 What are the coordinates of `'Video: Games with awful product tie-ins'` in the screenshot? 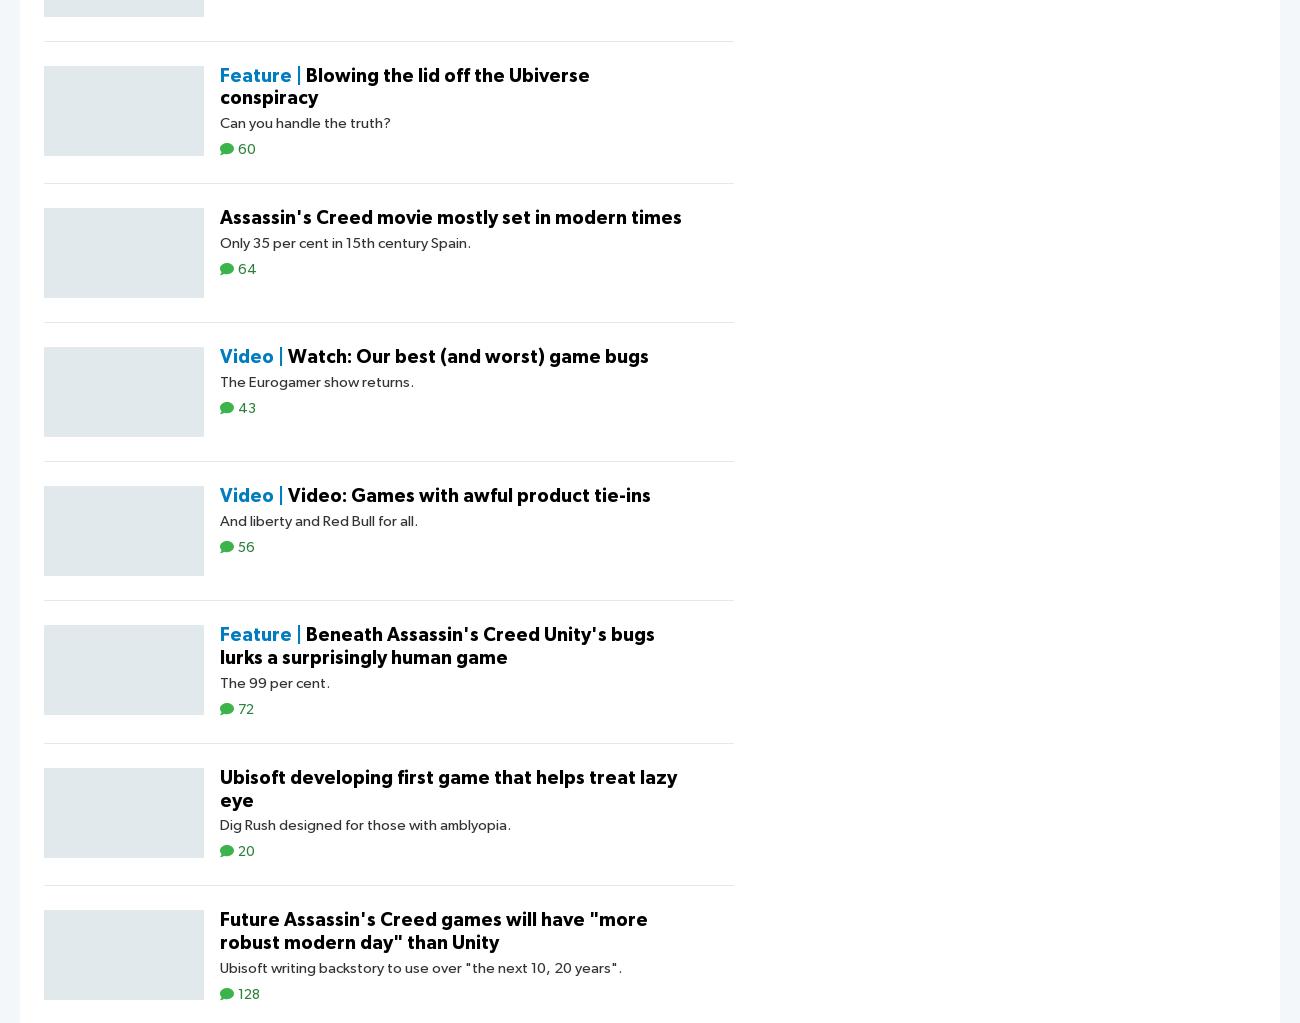 It's located at (468, 496).